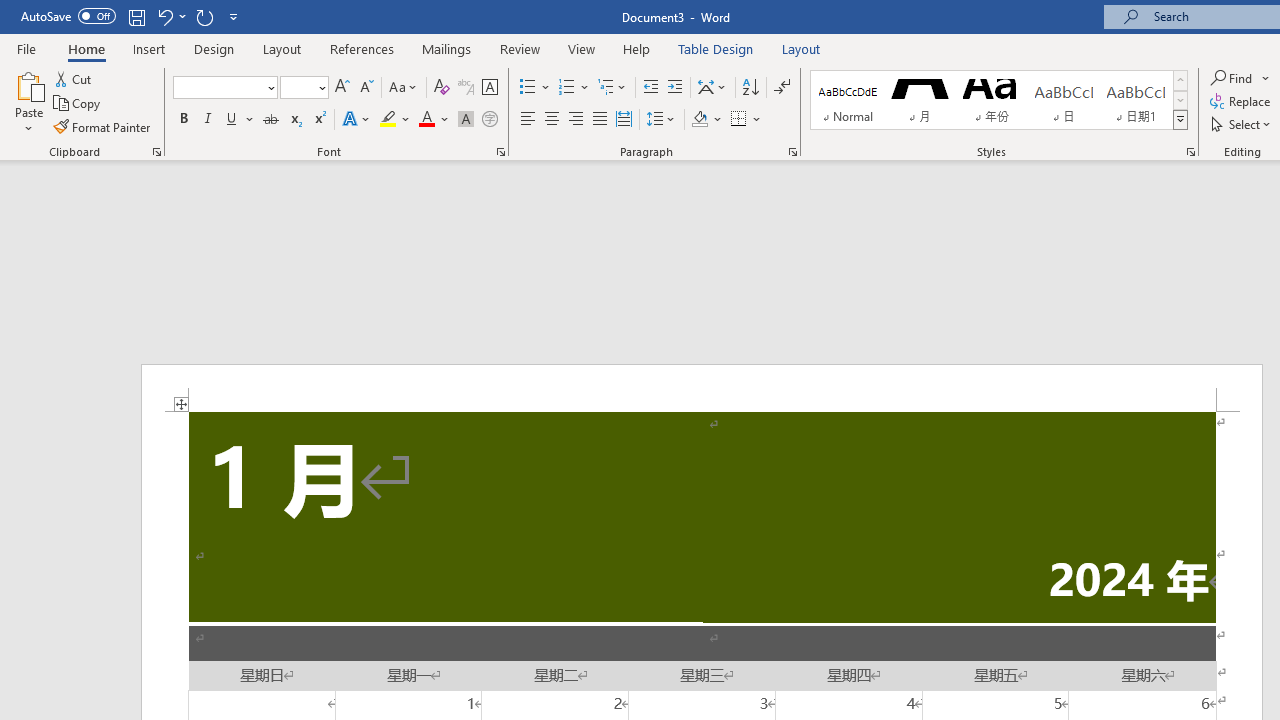 This screenshot has width=1280, height=720. Describe the element at coordinates (342, 86) in the screenshot. I see `'Grow Font'` at that location.